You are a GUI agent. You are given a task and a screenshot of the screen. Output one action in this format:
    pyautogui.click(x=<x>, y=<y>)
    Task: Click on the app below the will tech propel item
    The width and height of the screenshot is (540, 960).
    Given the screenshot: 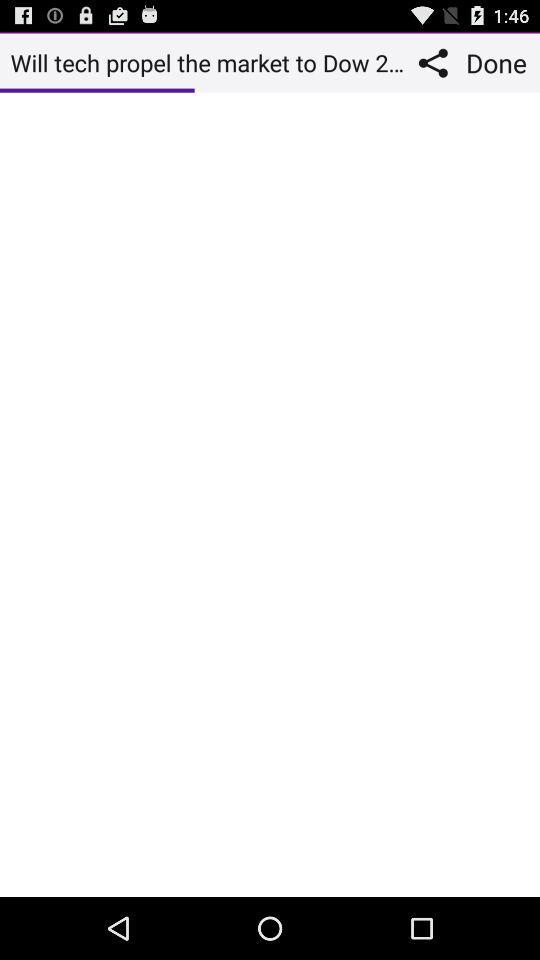 What is the action you would take?
    pyautogui.click(x=270, y=493)
    